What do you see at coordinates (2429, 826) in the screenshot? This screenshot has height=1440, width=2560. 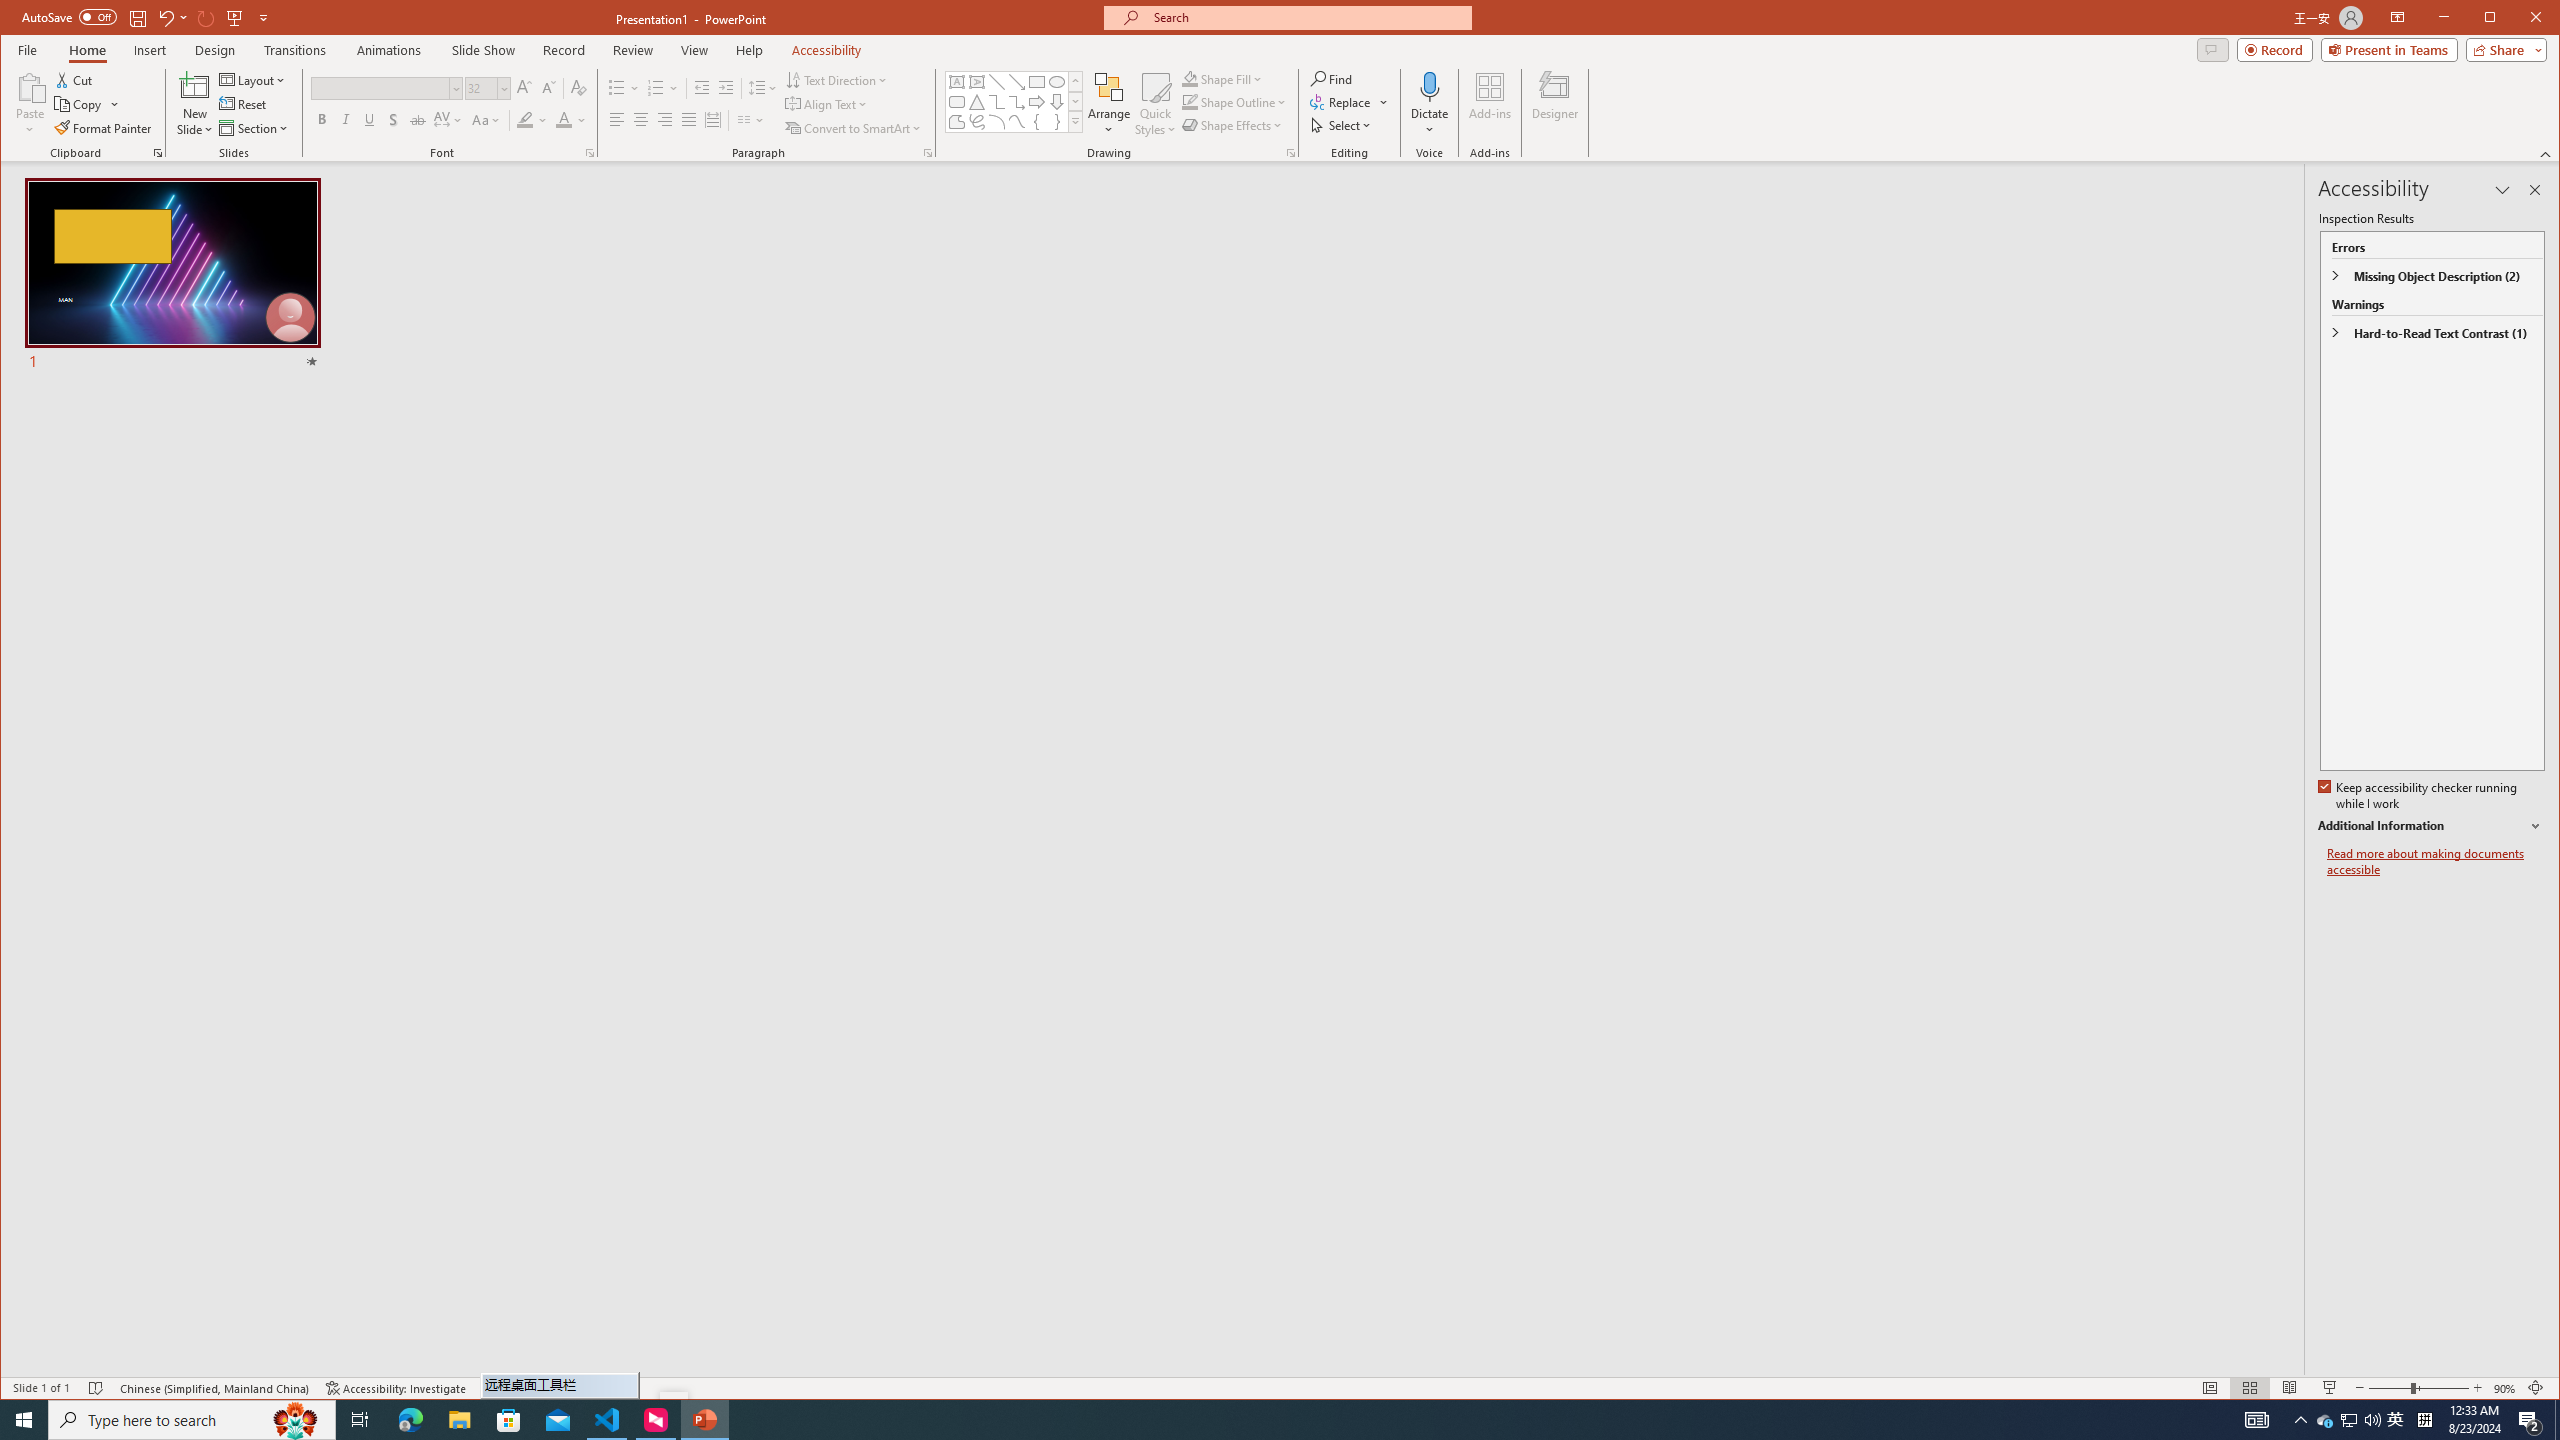 I see `'Additional Information'` at bounding box center [2429, 826].